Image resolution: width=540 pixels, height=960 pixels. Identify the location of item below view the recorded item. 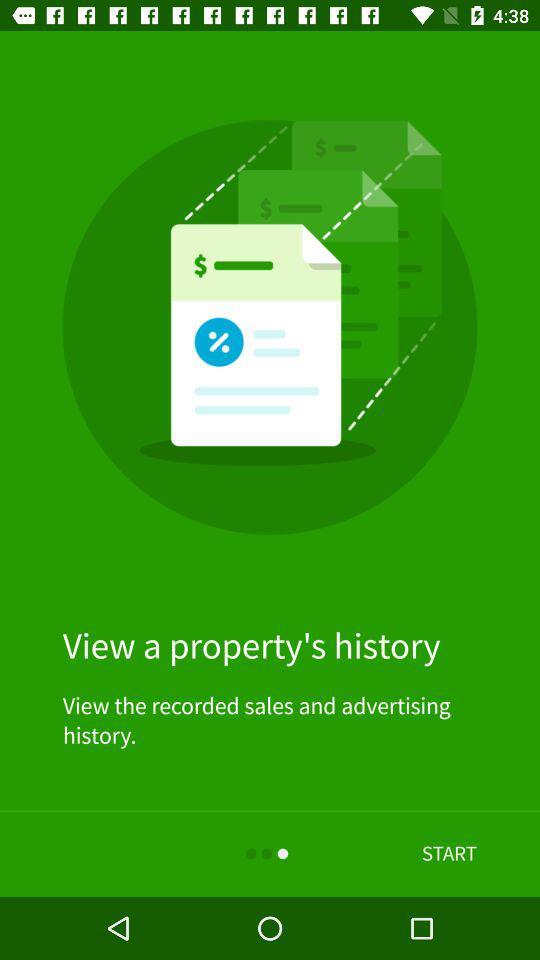
(449, 853).